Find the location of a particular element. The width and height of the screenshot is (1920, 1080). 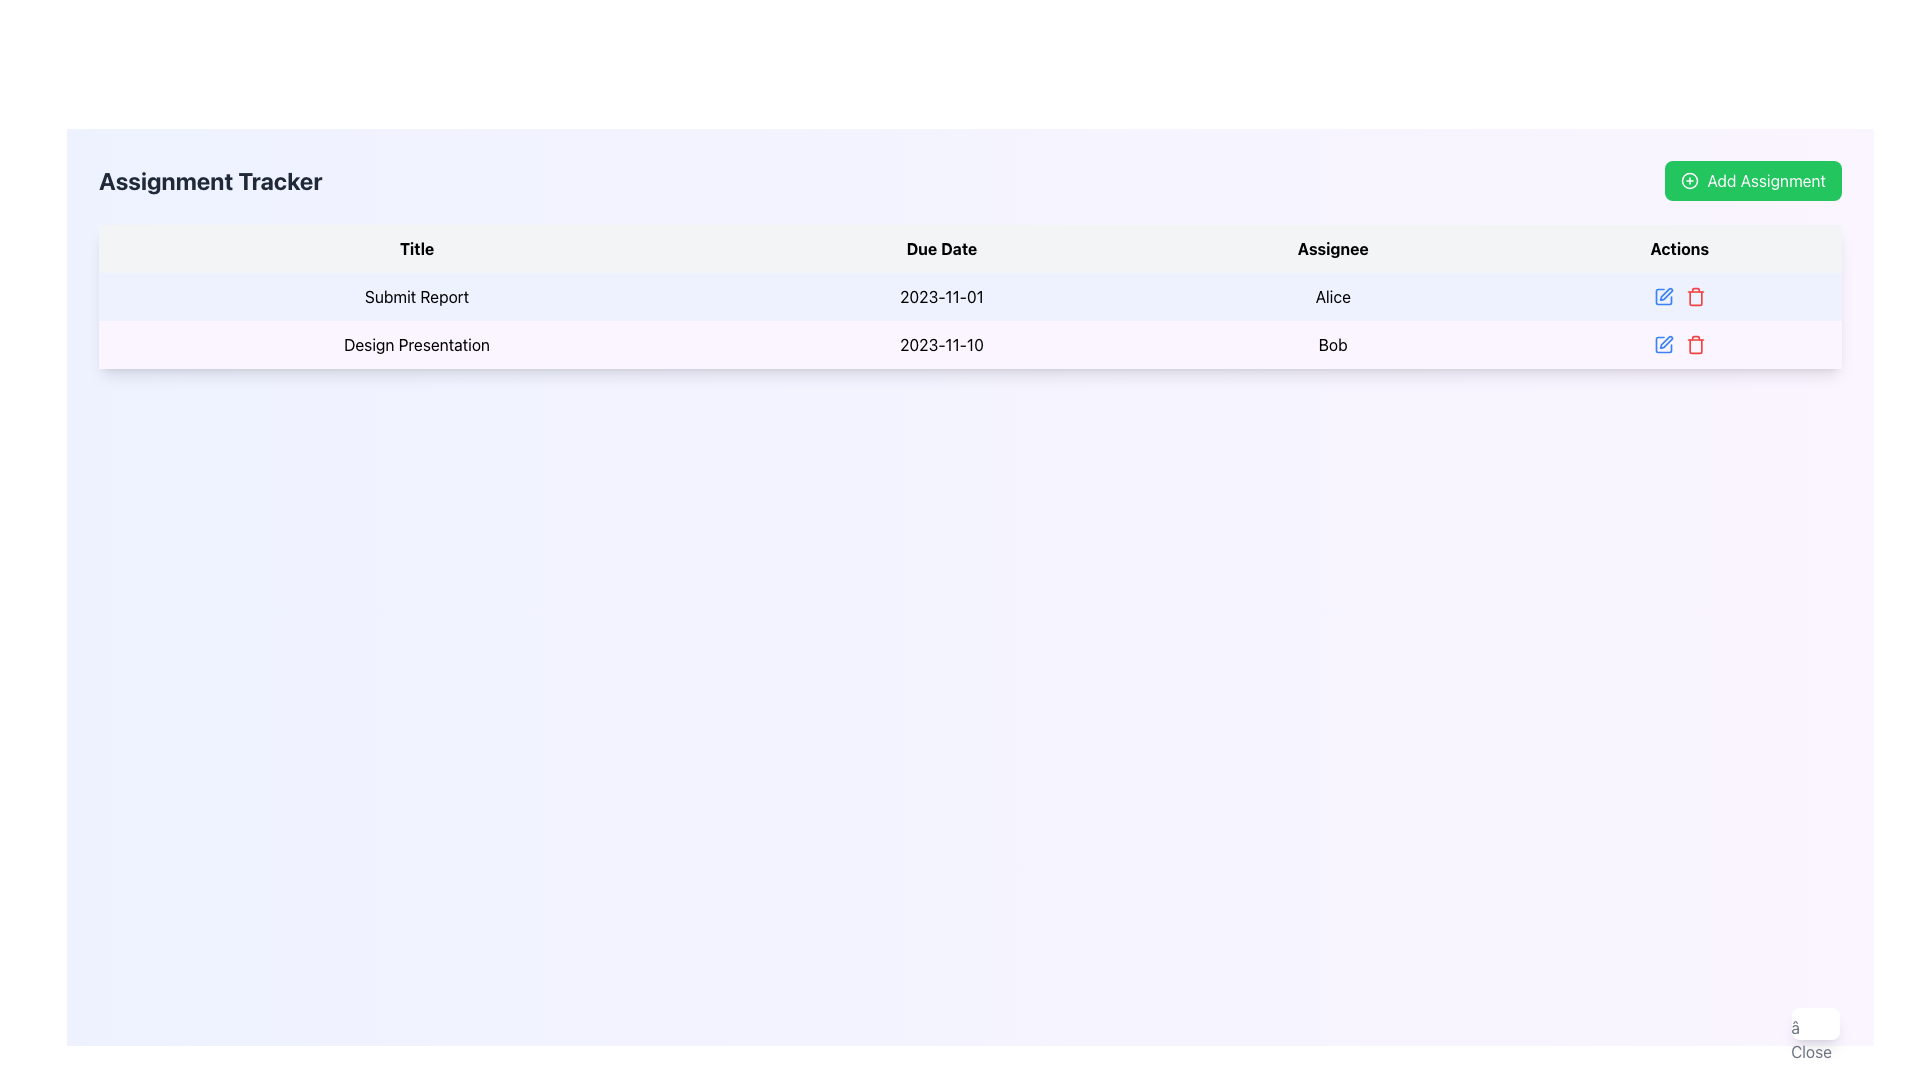

bold, large-sized text element labeled 'Assignment Tracker' located near the top-left corner of the interface is located at coordinates (210, 181).